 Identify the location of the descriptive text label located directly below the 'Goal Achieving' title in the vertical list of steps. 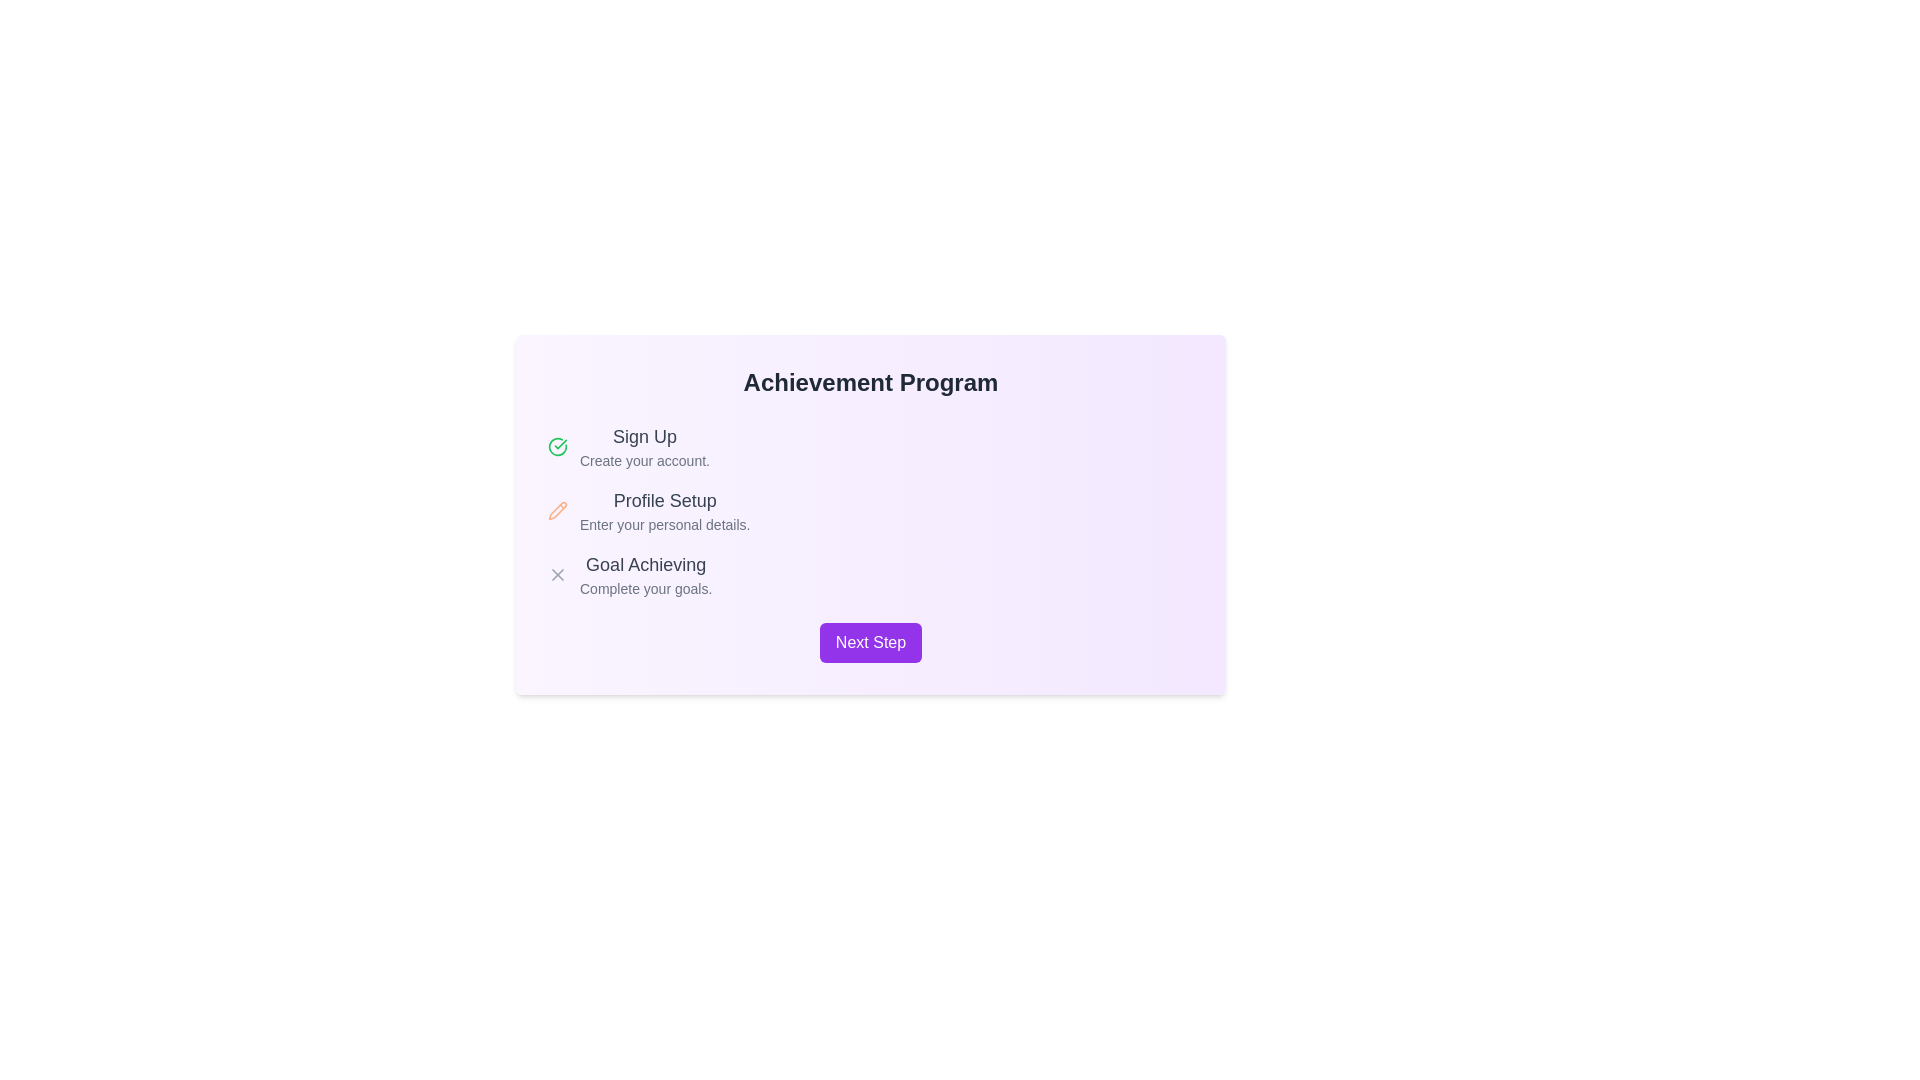
(646, 588).